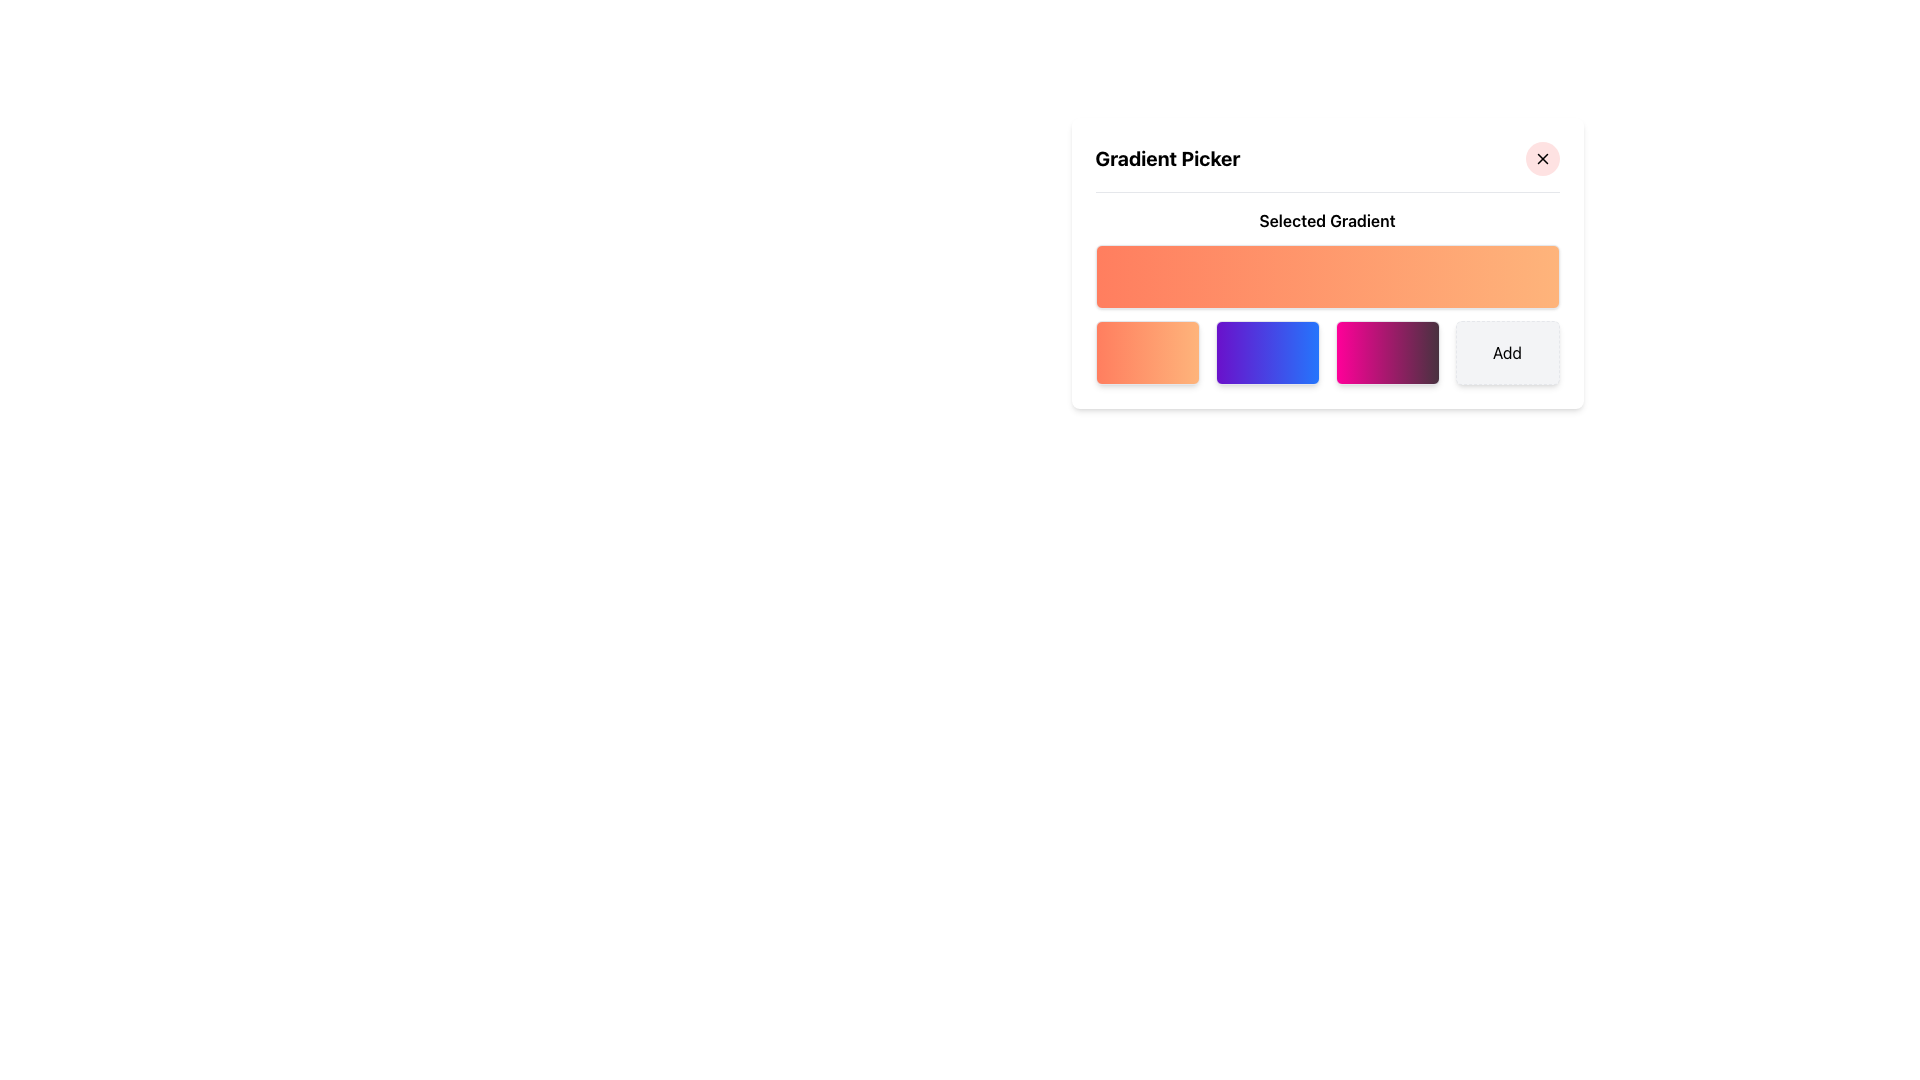 The width and height of the screenshot is (1920, 1080). What do you see at coordinates (1327, 352) in the screenshot?
I see `the third gradient option button in the bottom grid of the 'Gradient Picker' component` at bounding box center [1327, 352].